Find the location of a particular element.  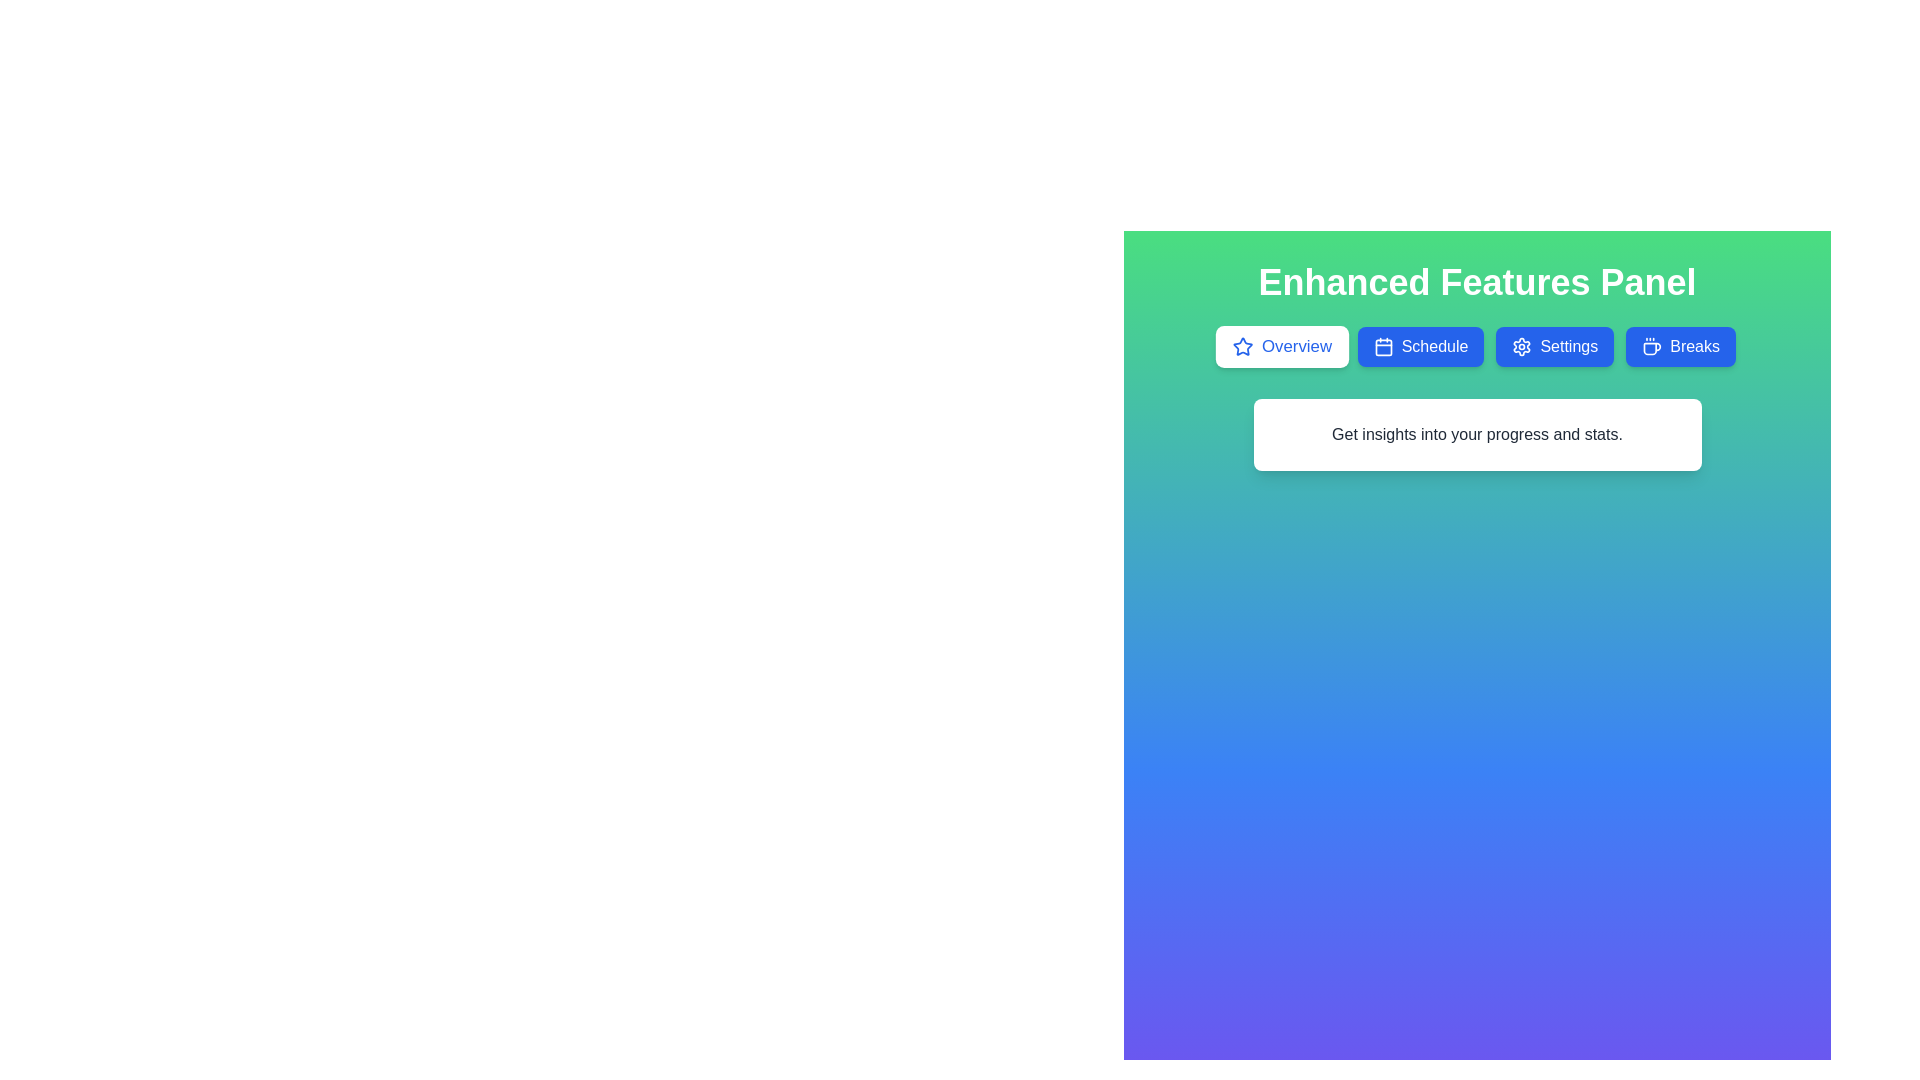

the star-shaped icon within the 'Overview' button is located at coordinates (1242, 345).